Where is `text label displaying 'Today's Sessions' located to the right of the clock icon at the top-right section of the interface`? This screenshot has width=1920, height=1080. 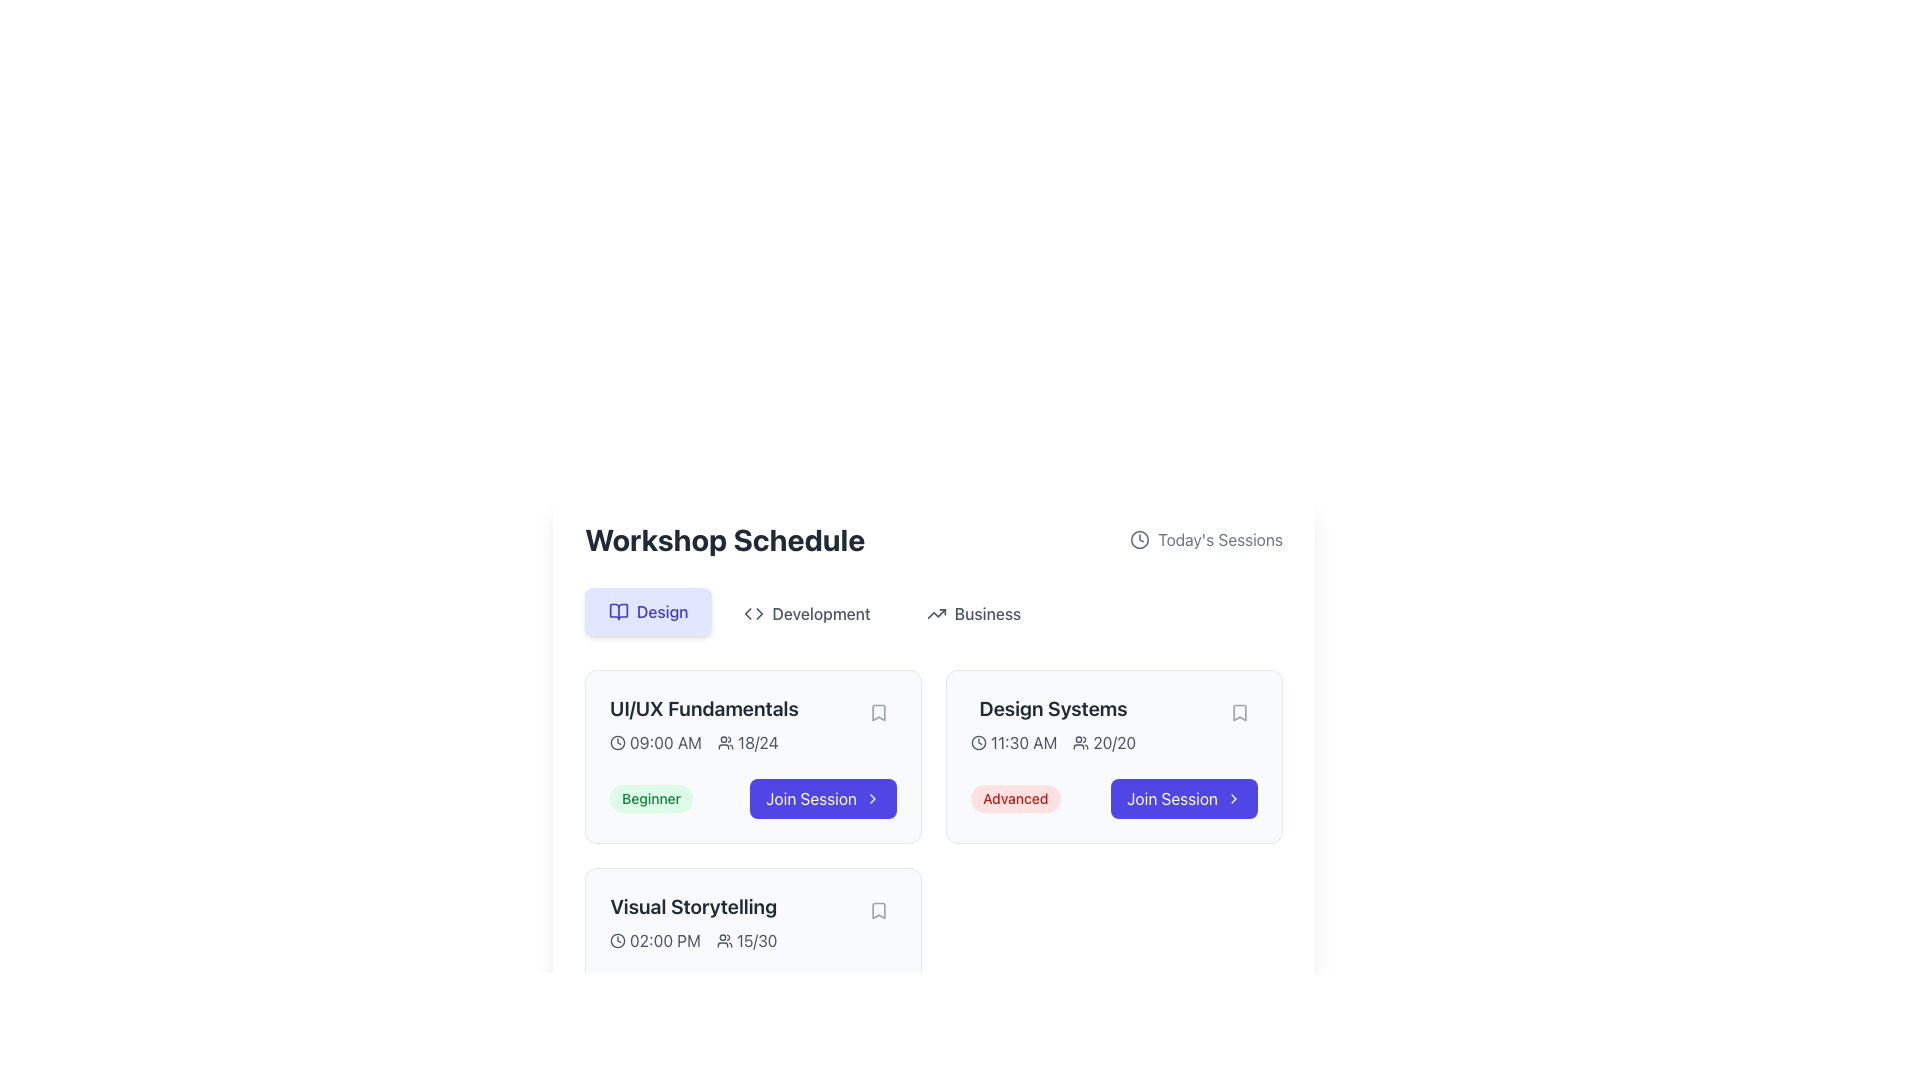
text label displaying 'Today's Sessions' located to the right of the clock icon at the top-right section of the interface is located at coordinates (1219, 540).